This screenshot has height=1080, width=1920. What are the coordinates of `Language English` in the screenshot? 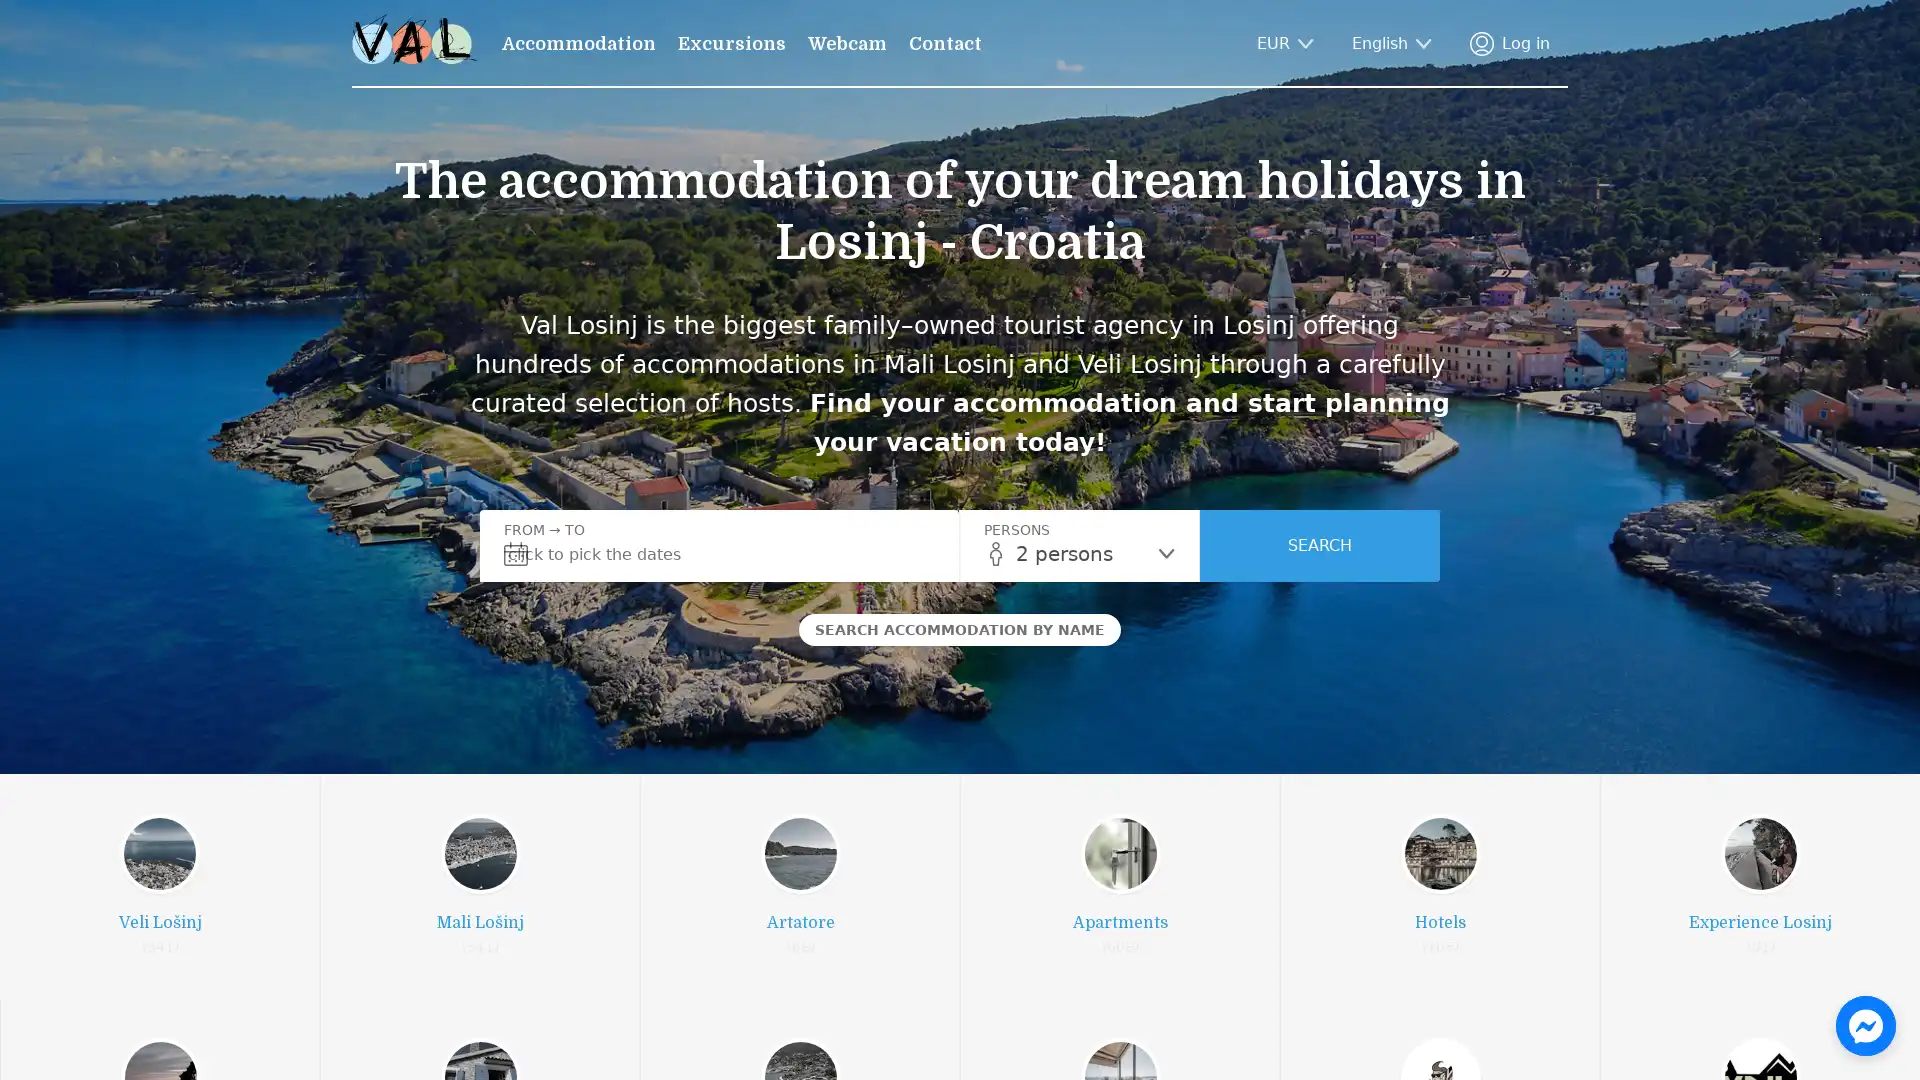 It's located at (1391, 43).